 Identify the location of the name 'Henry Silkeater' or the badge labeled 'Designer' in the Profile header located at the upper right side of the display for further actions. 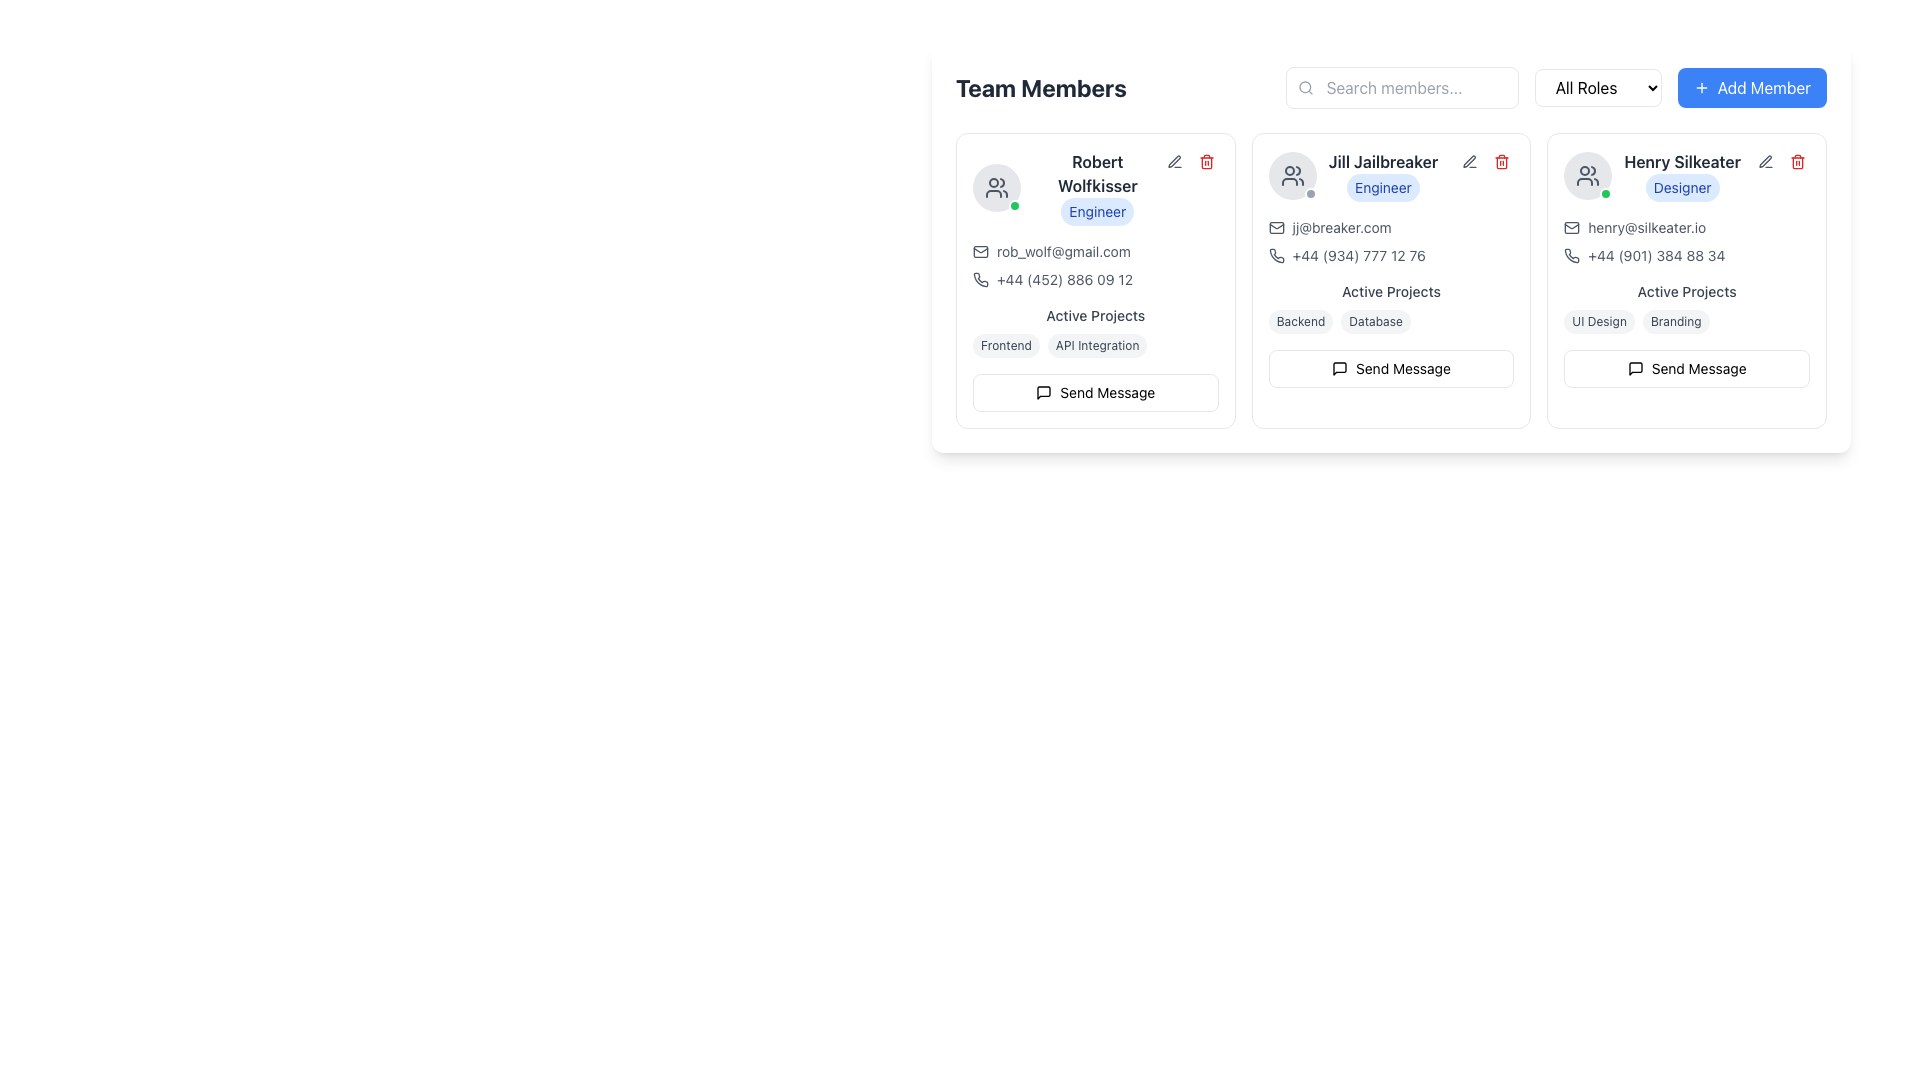
(1652, 175).